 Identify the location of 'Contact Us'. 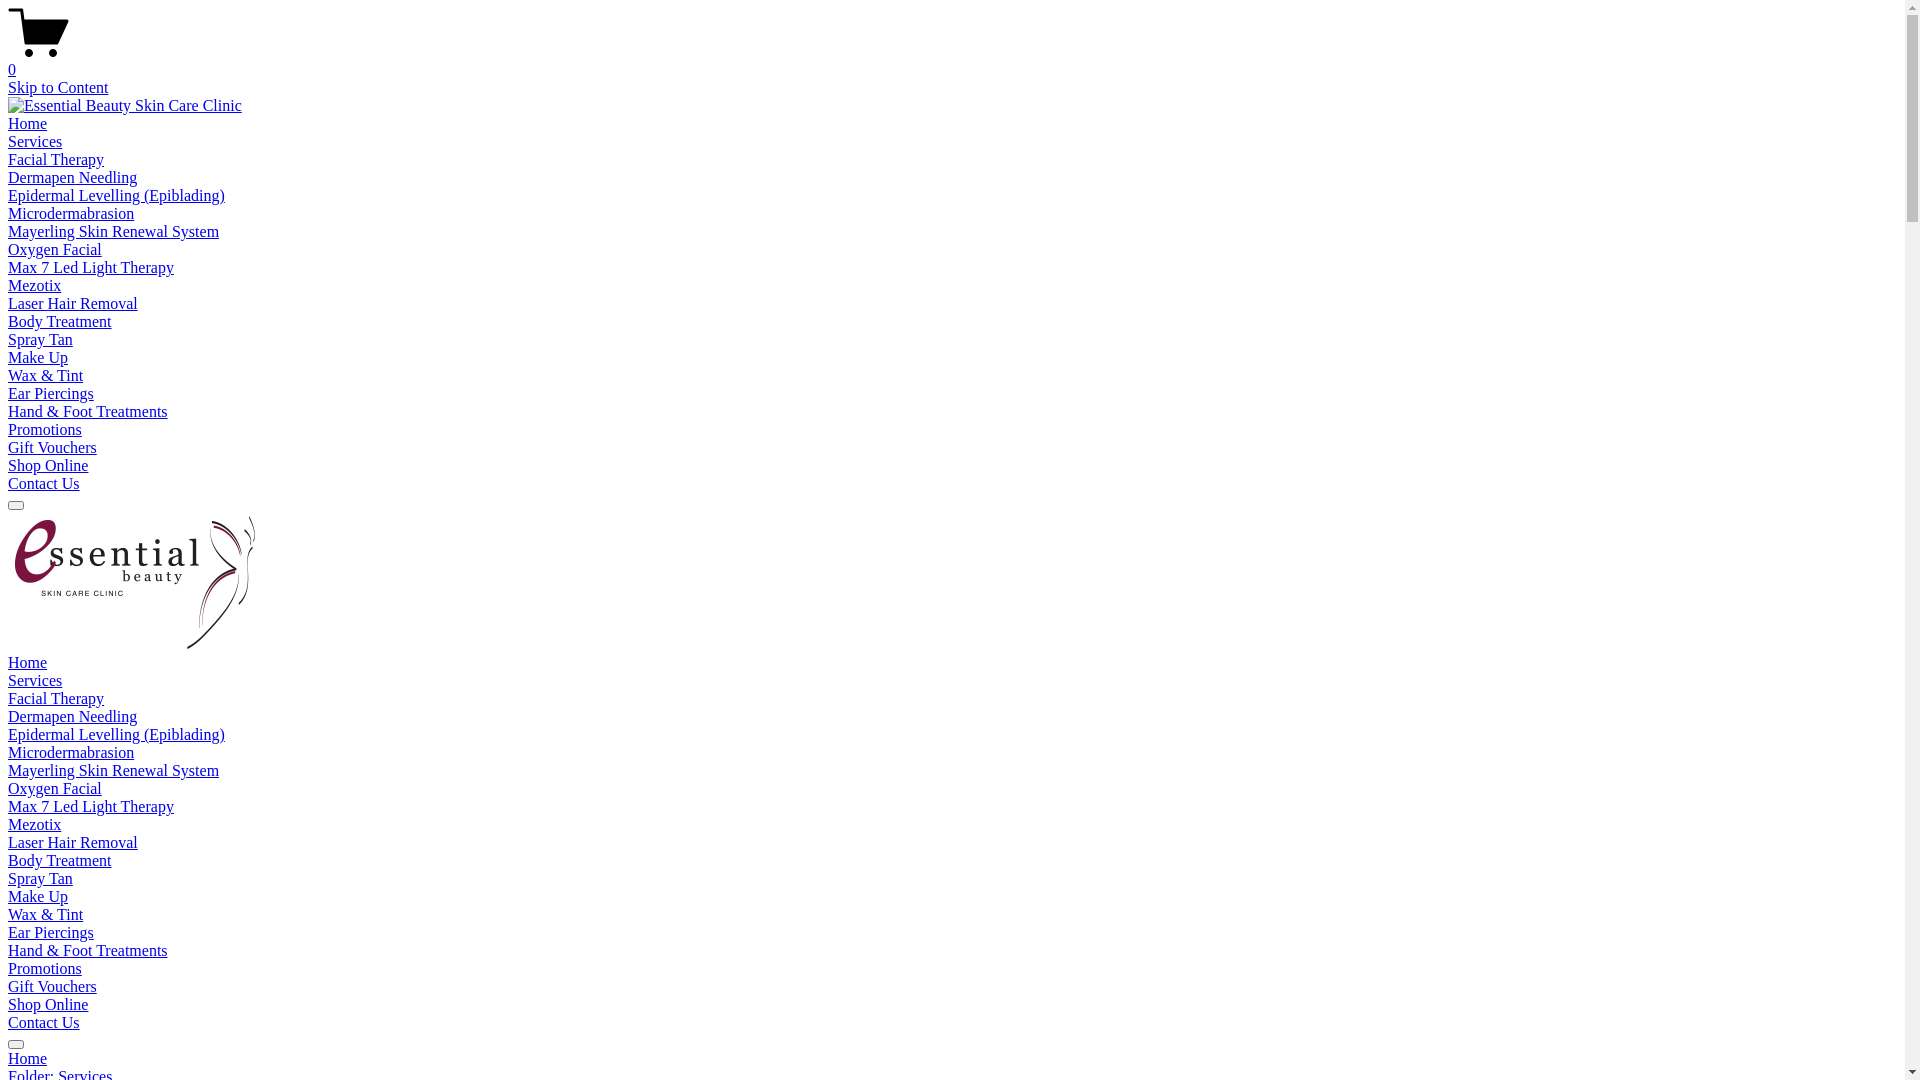
(43, 1022).